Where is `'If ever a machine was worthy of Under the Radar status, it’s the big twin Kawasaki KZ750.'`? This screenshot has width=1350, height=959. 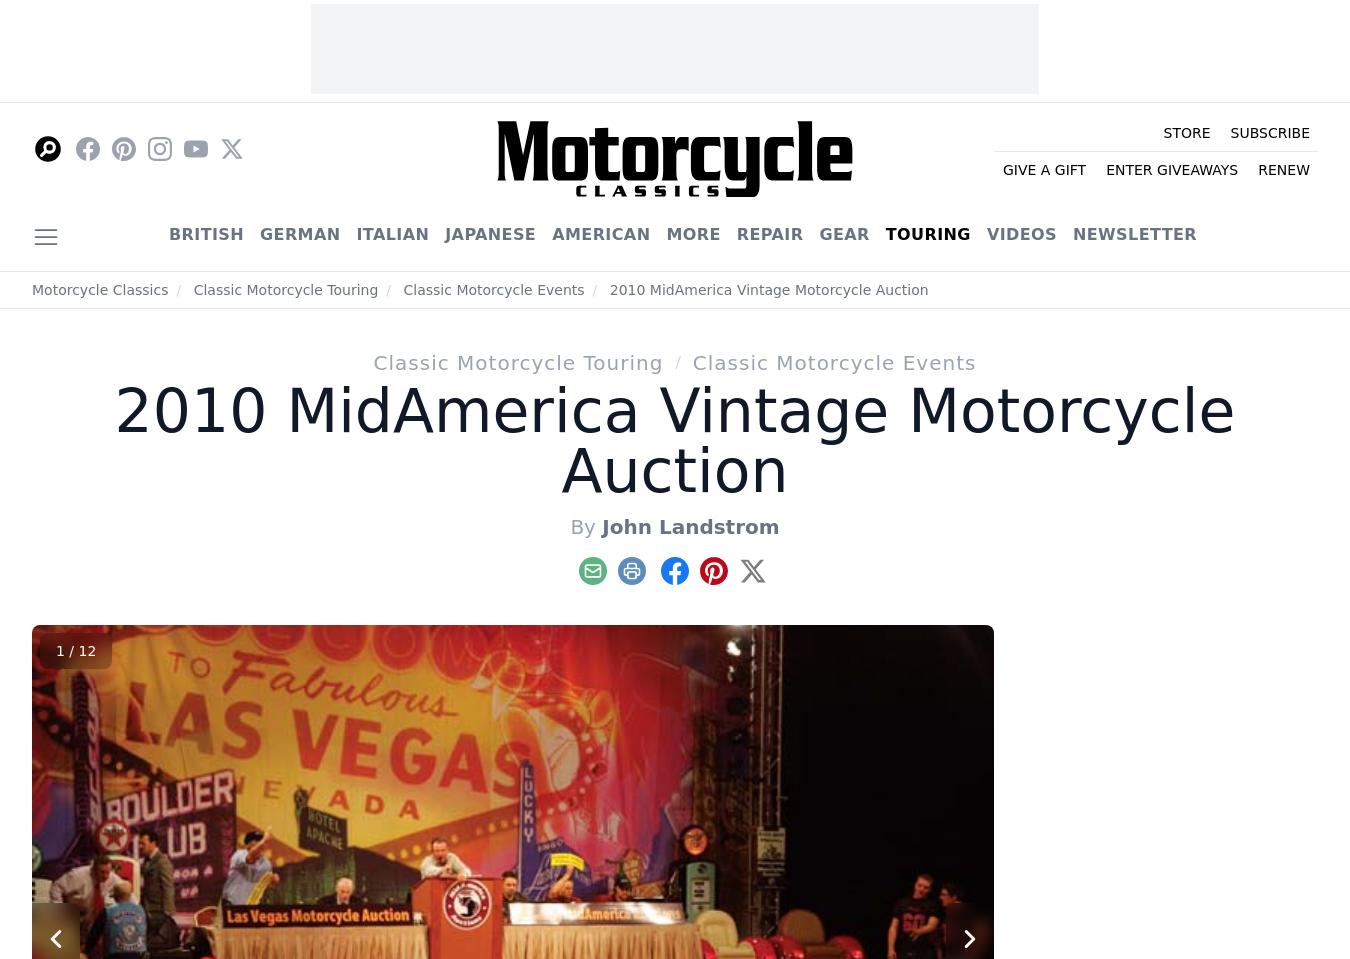 'If ever a machine was worthy of Under the Radar status, it’s the big twin Kawasaki KZ750.' is located at coordinates (1197, 509).